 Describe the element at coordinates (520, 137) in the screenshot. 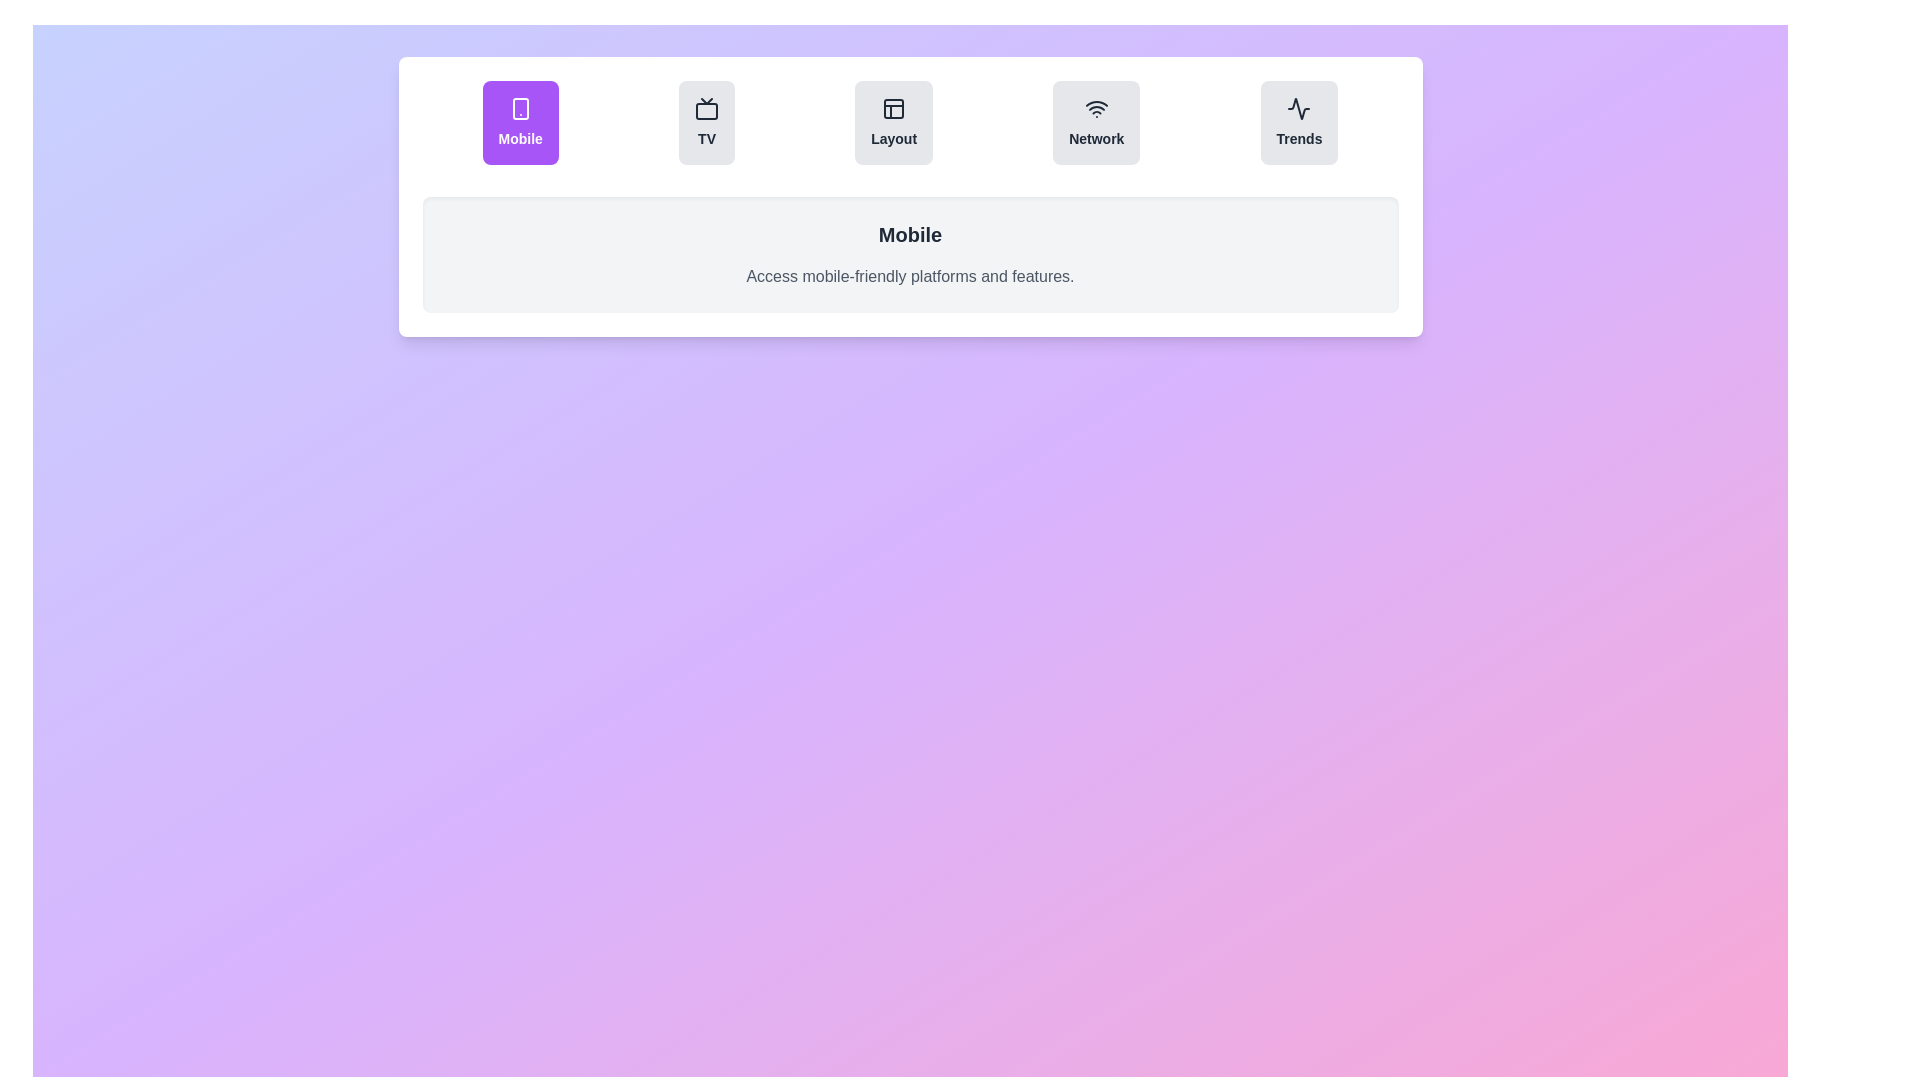

I see `the 'Mobile' label, which is styled in bold and located below a smartphone icon within a purple rectangular area` at that location.